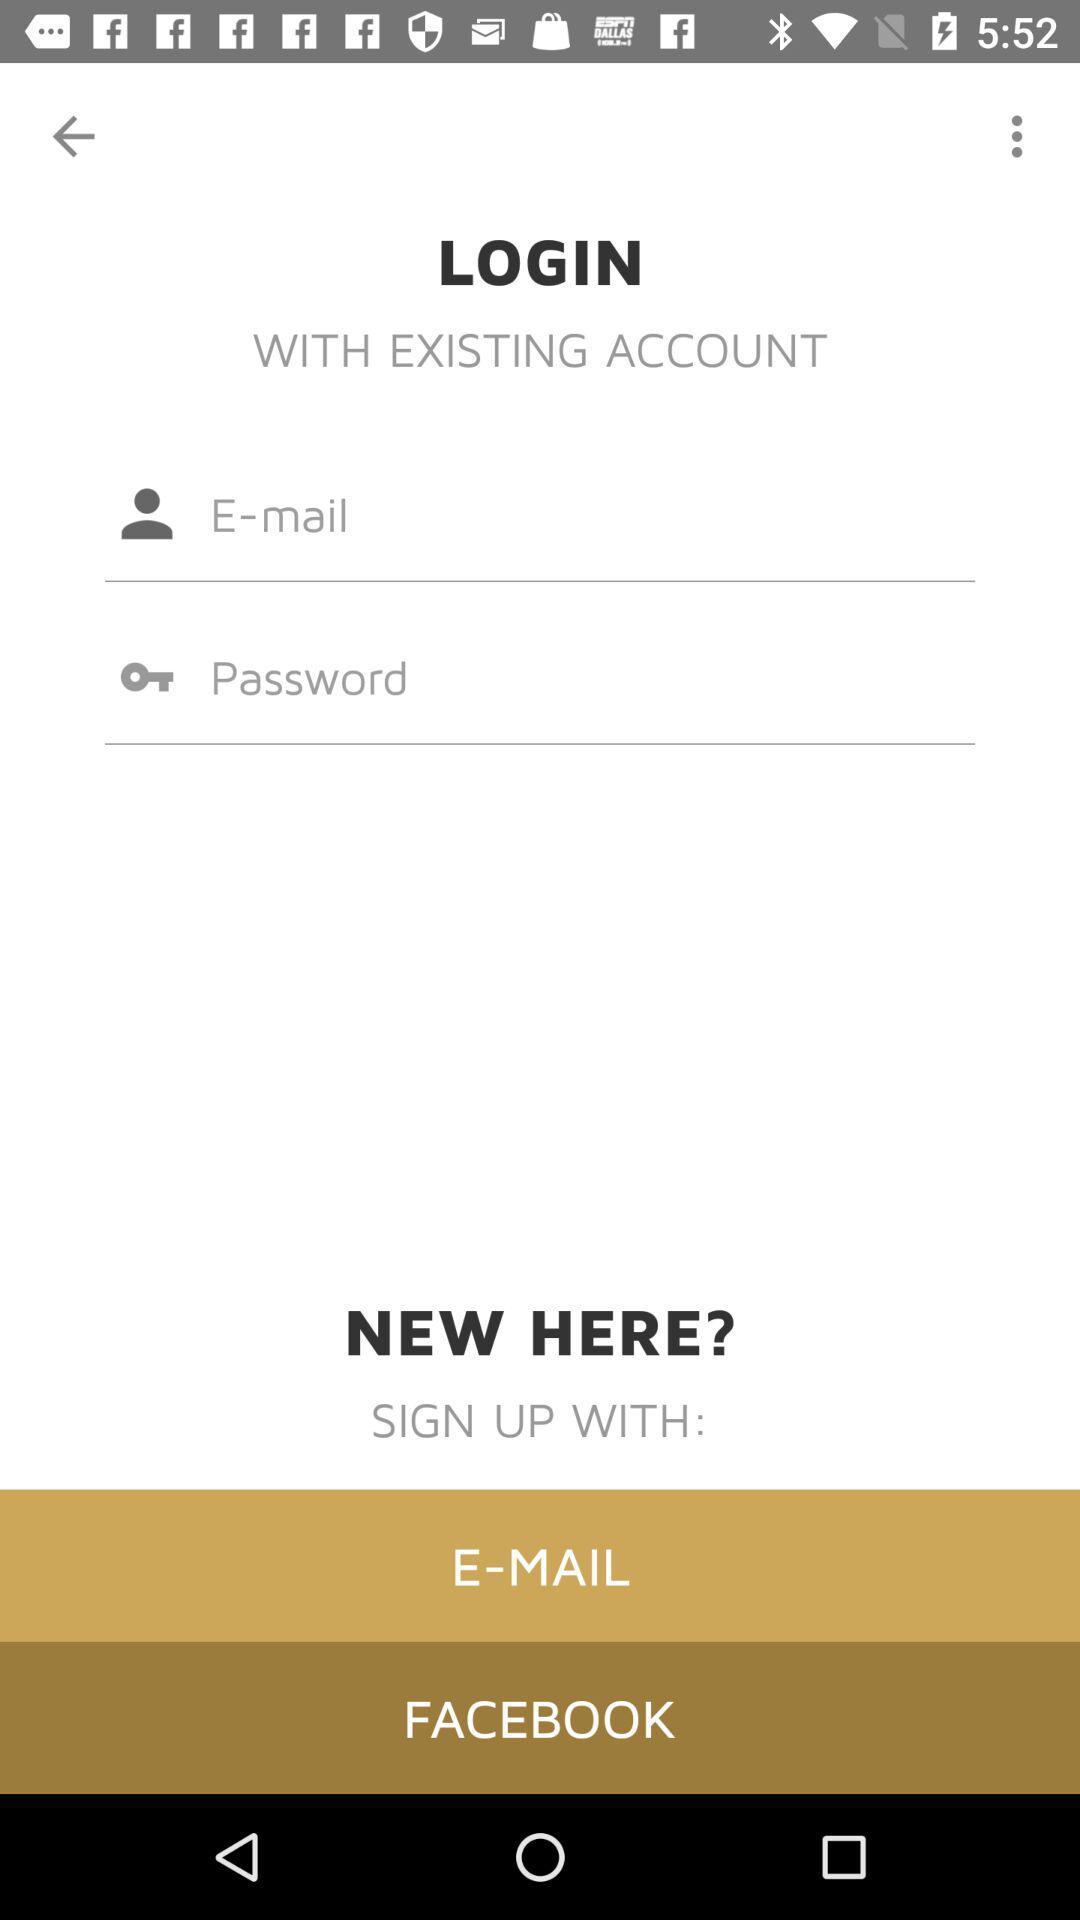 This screenshot has height=1920, width=1080. Describe the element at coordinates (540, 1564) in the screenshot. I see `the item above facebook` at that location.